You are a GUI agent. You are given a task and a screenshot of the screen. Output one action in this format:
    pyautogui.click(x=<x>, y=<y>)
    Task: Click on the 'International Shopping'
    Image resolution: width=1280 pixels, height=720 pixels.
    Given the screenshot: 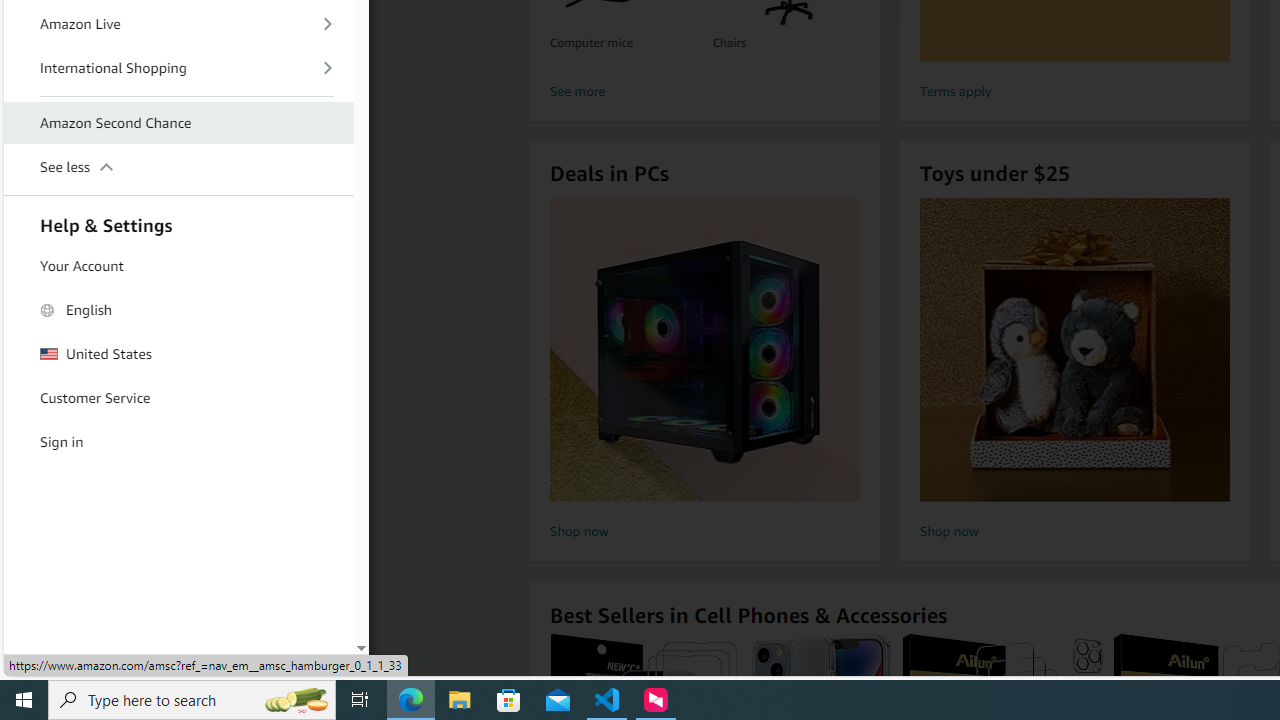 What is the action you would take?
    pyautogui.click(x=179, y=67)
    